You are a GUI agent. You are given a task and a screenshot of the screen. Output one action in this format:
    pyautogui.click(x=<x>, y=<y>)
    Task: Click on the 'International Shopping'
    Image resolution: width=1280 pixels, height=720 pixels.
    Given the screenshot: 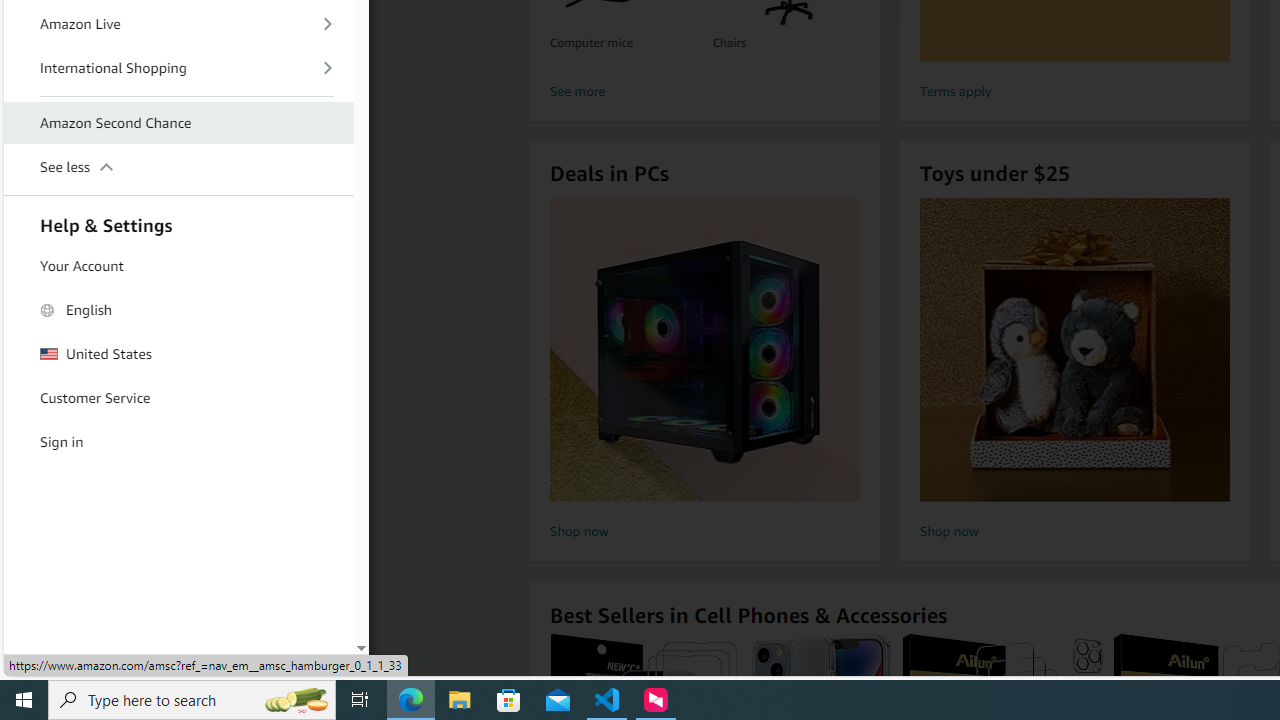 What is the action you would take?
    pyautogui.click(x=179, y=67)
    